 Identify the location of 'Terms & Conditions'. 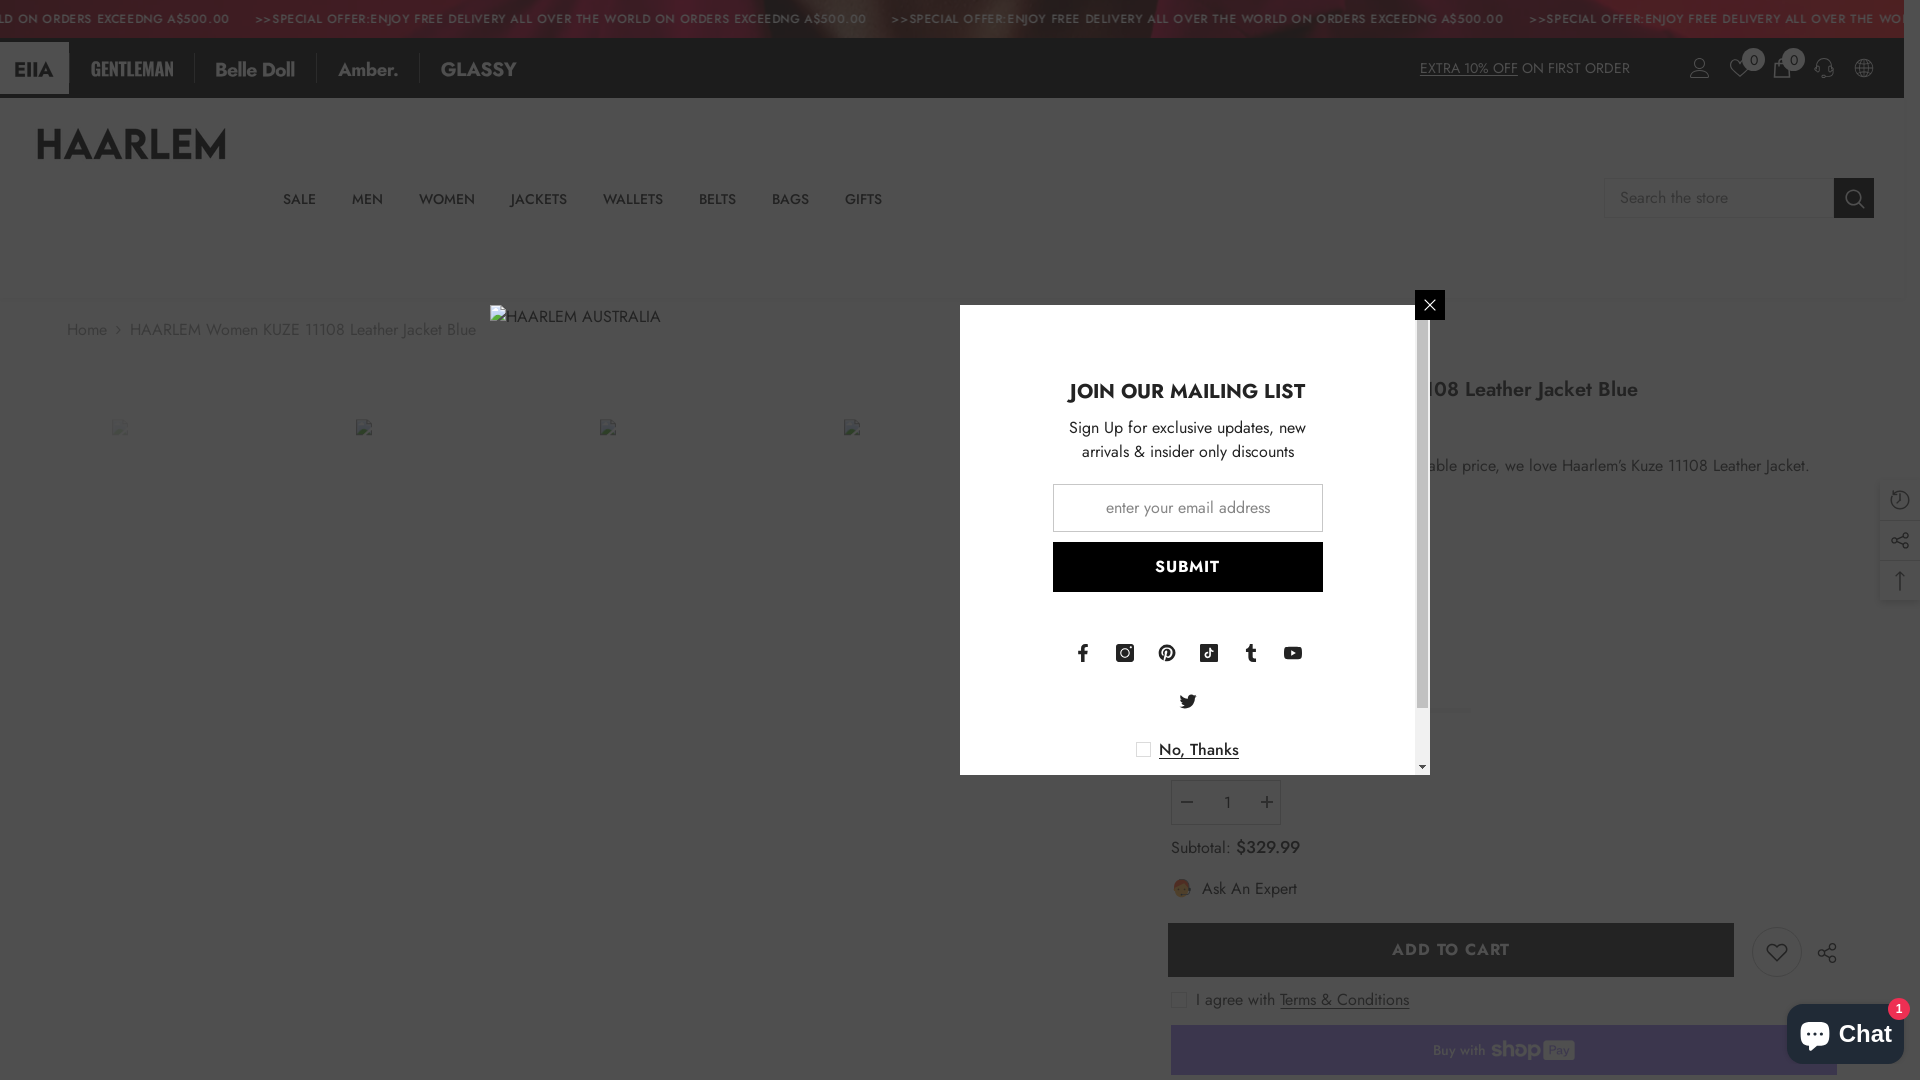
(1344, 999).